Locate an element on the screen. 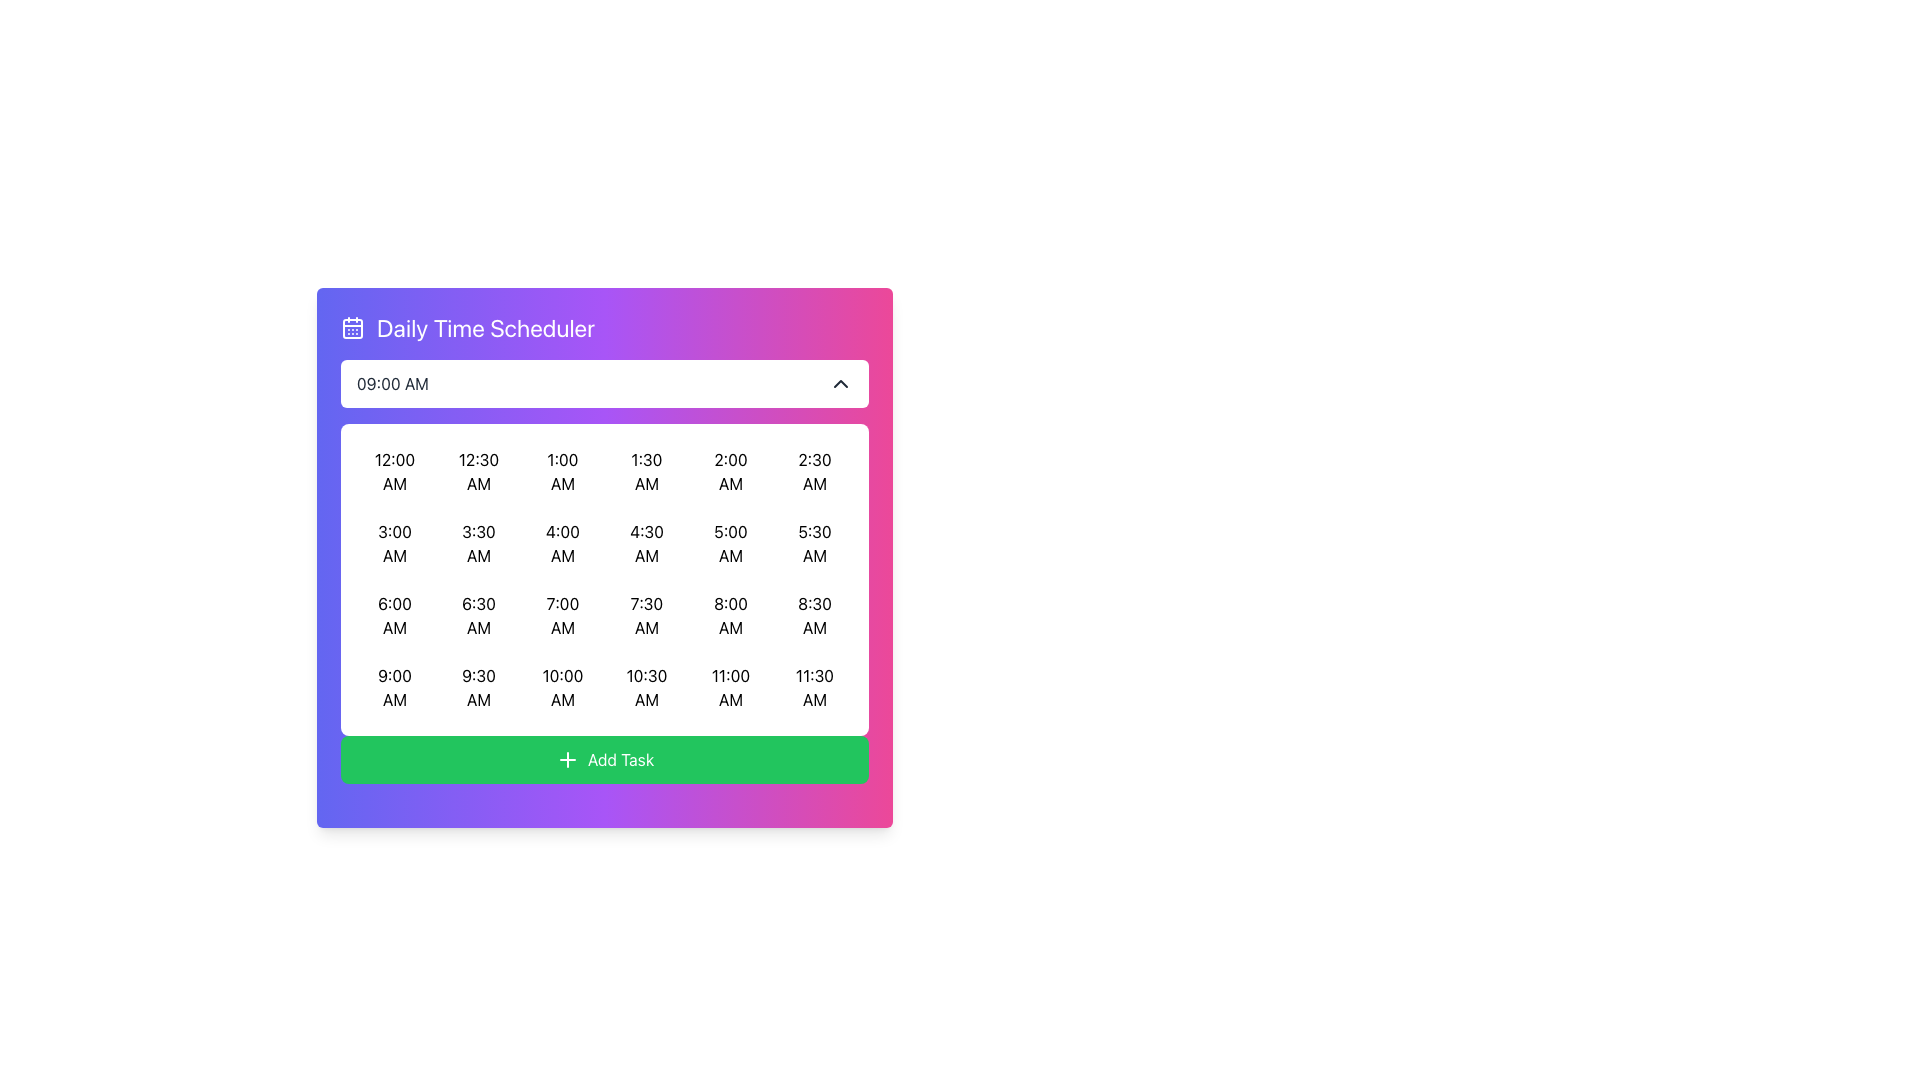 The width and height of the screenshot is (1920, 1080). text displayed in the black font on the white background that shows the time '09:00 AM' in the upper section of the time scheduler interface is located at coordinates (393, 384).